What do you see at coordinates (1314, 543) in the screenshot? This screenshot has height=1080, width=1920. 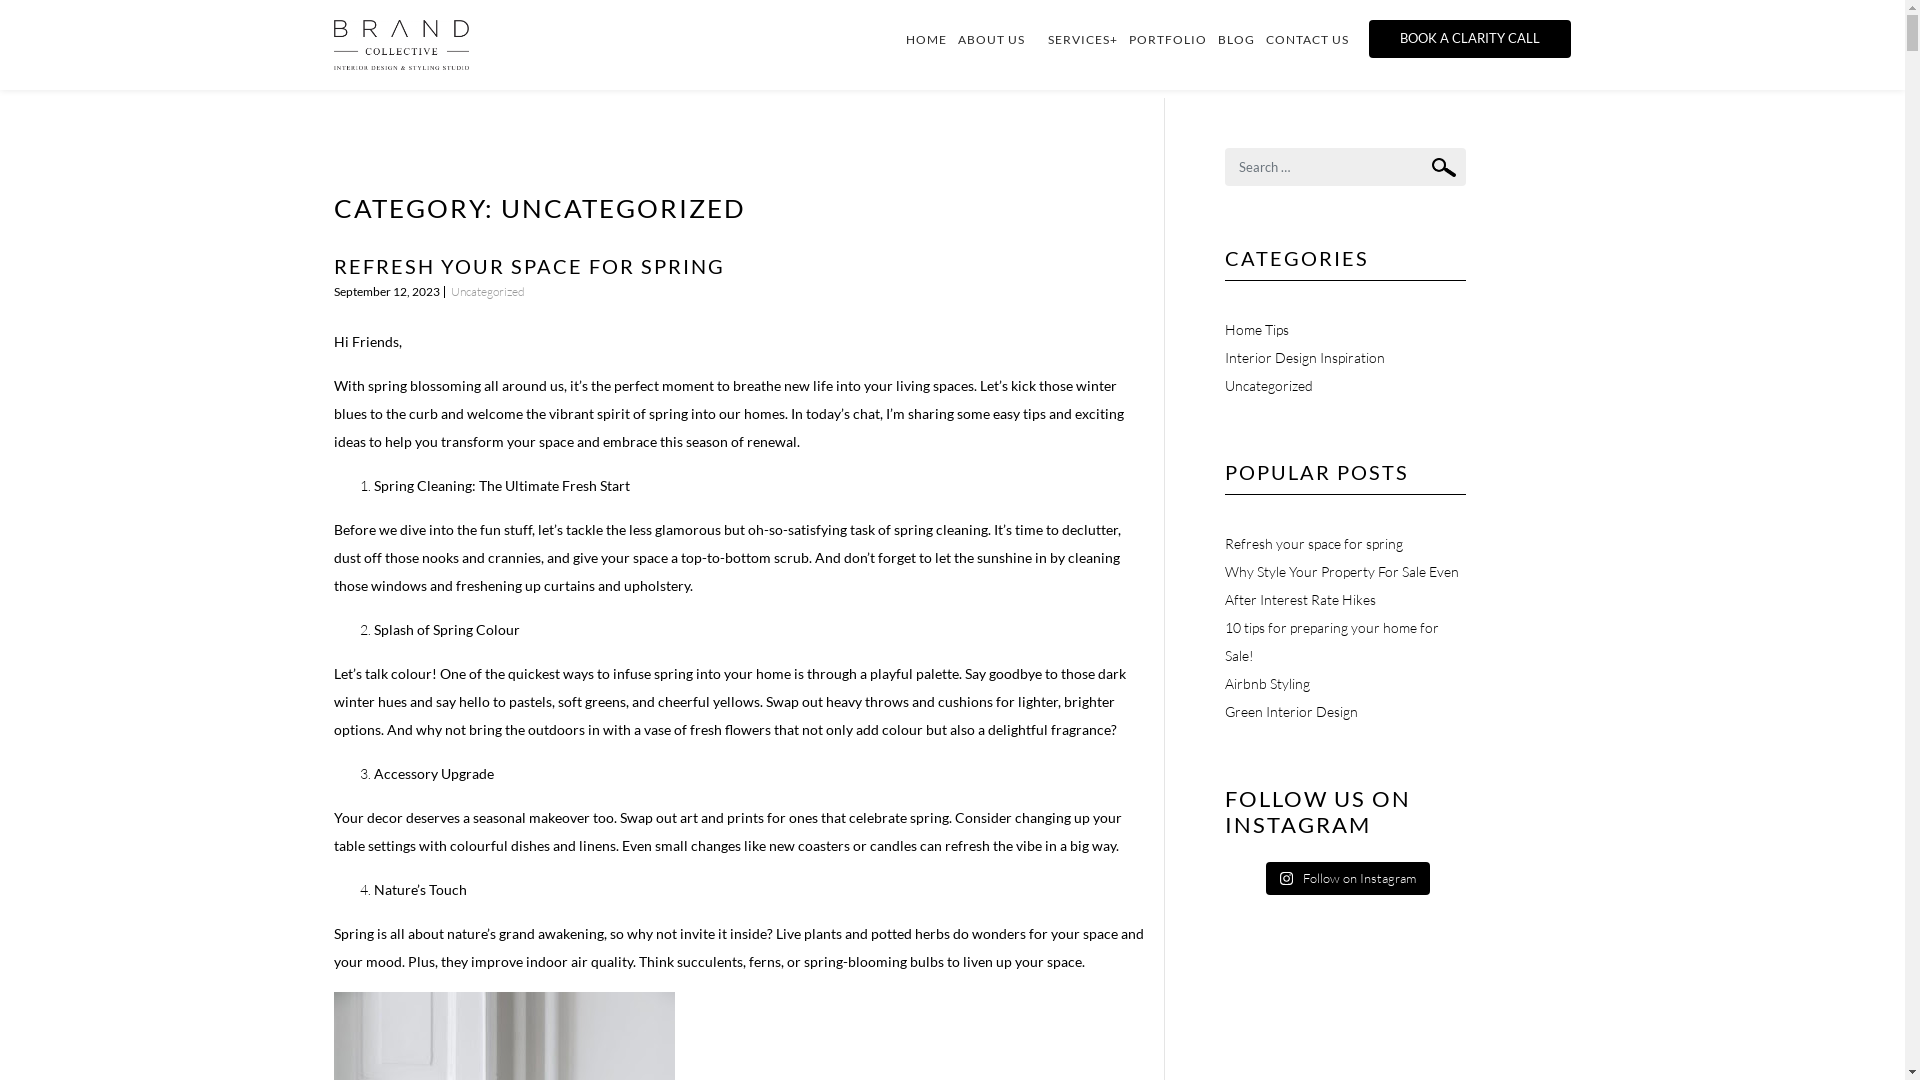 I see `'Refresh your space for spring'` at bounding box center [1314, 543].